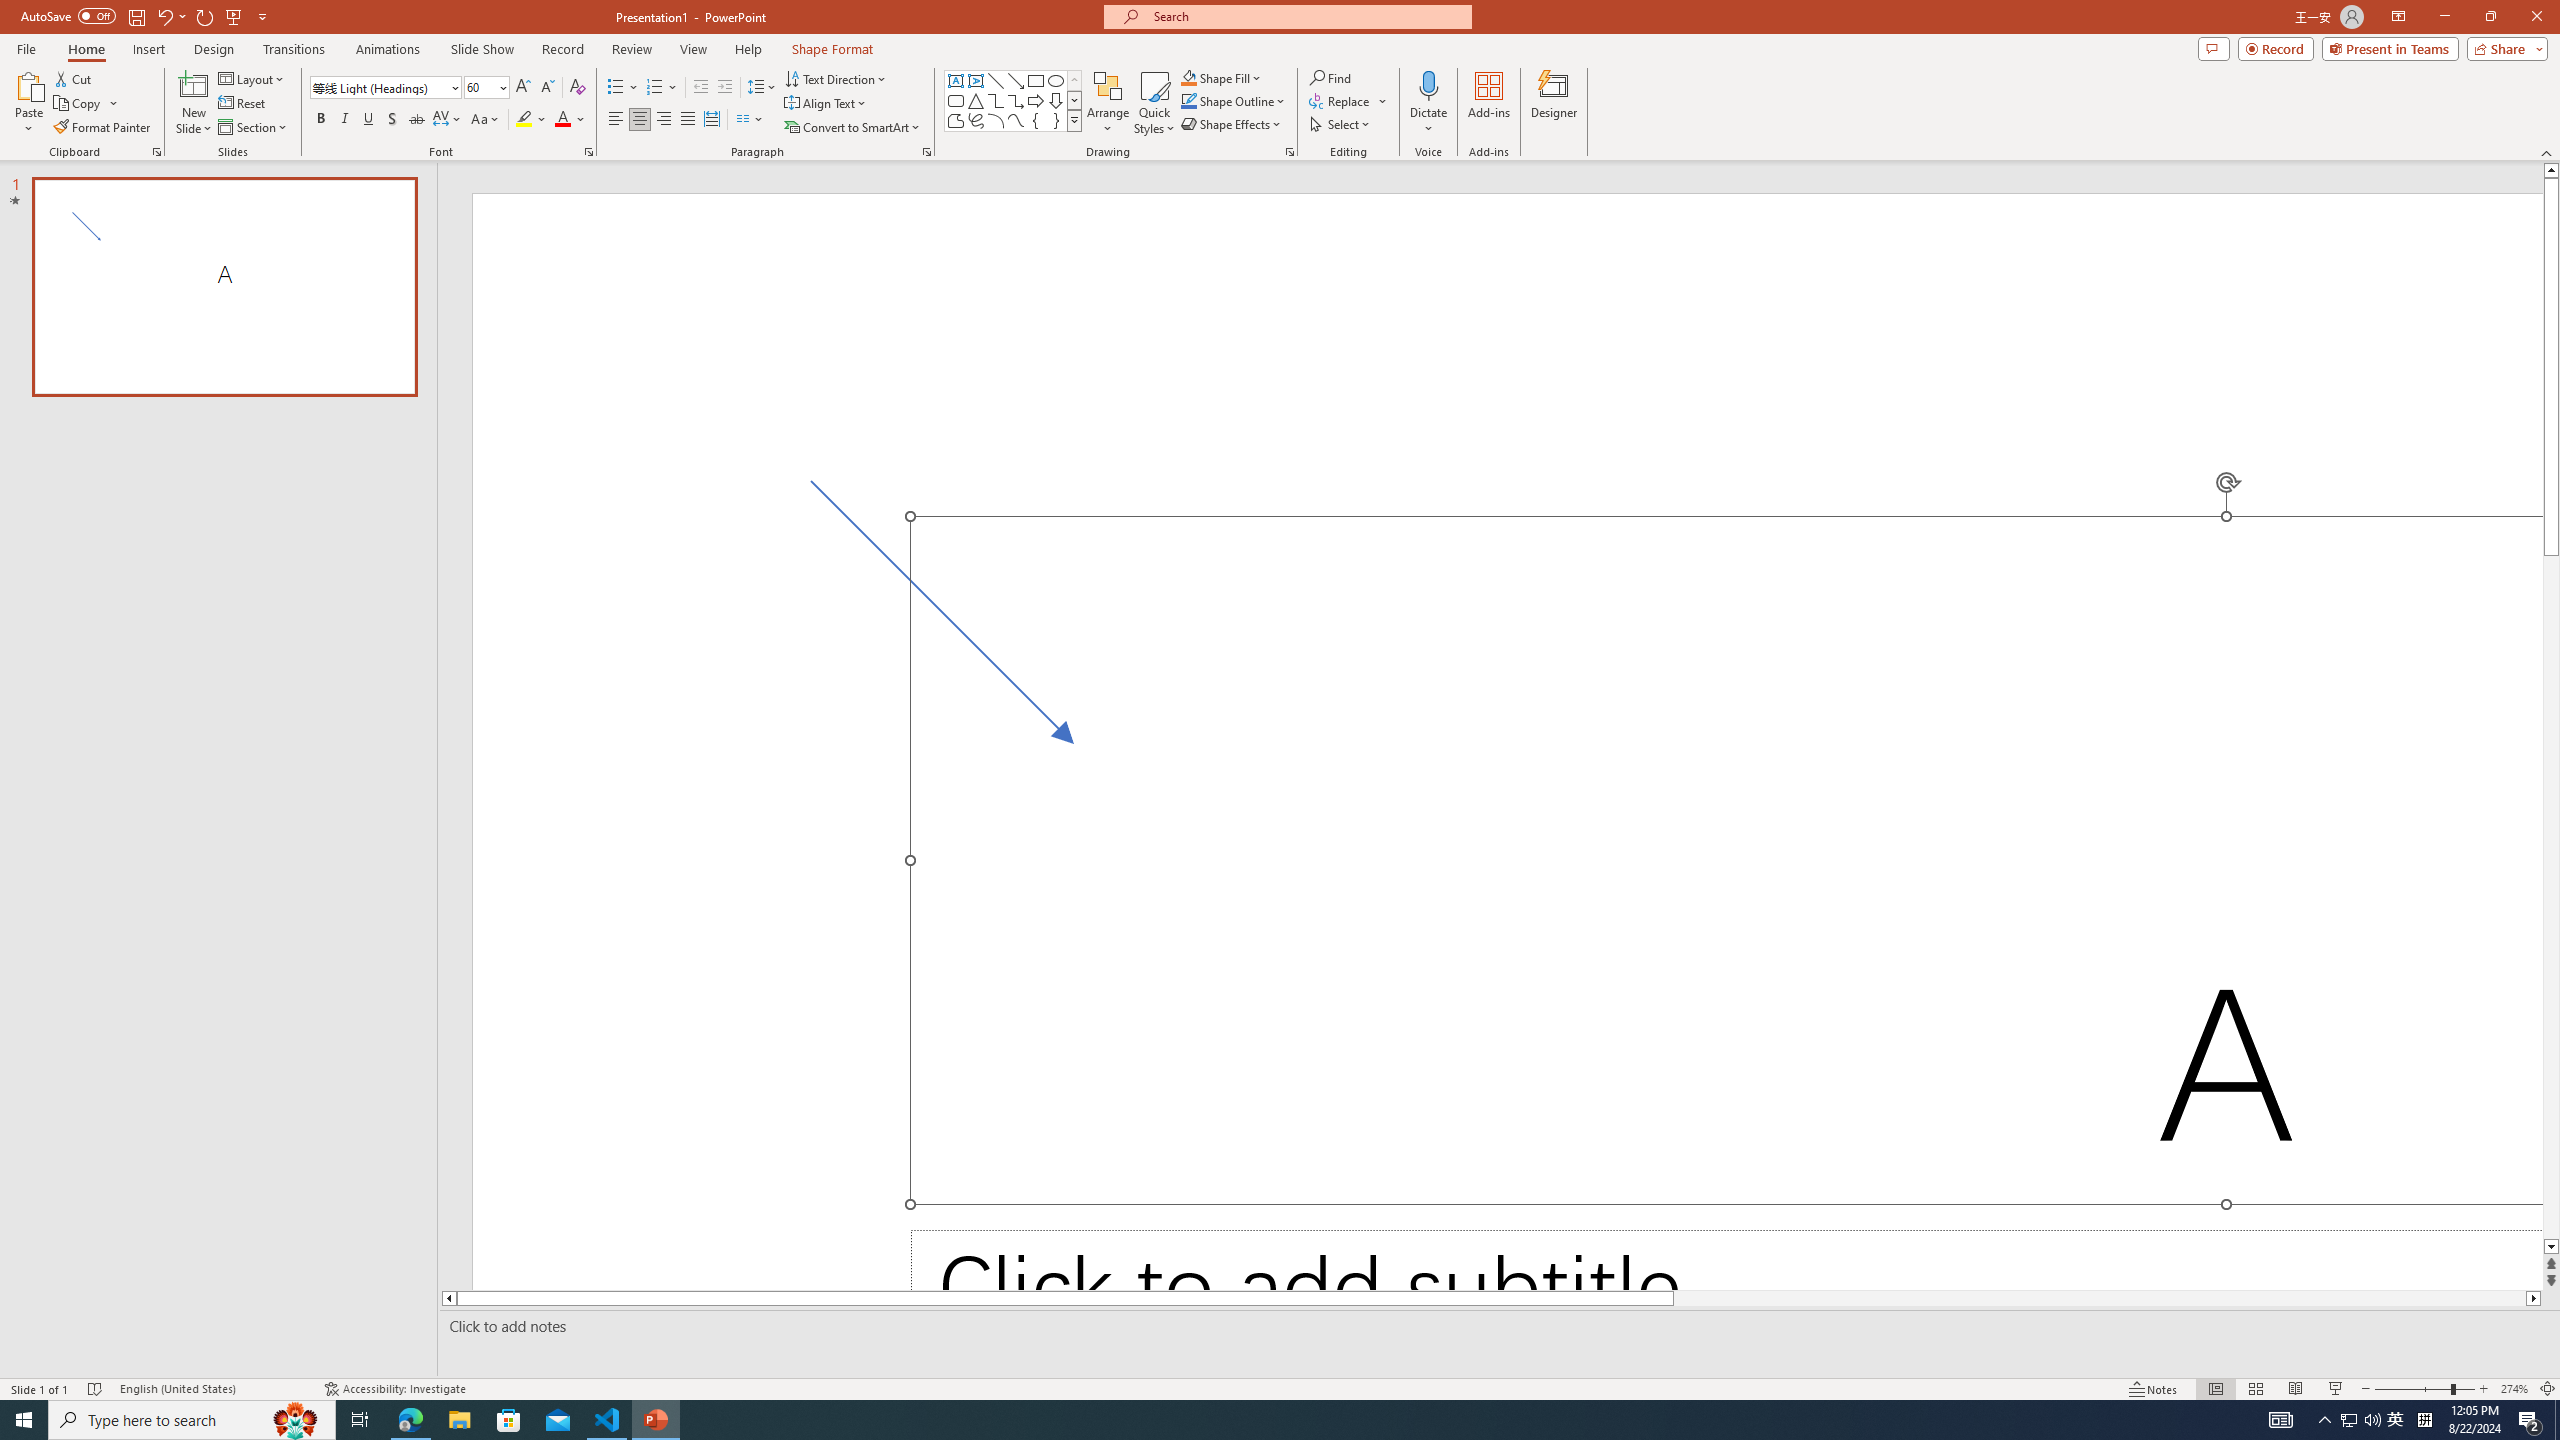 The width and height of the screenshot is (2560, 1440). What do you see at coordinates (1725, 859) in the screenshot?
I see `'Title TextBox'` at bounding box center [1725, 859].